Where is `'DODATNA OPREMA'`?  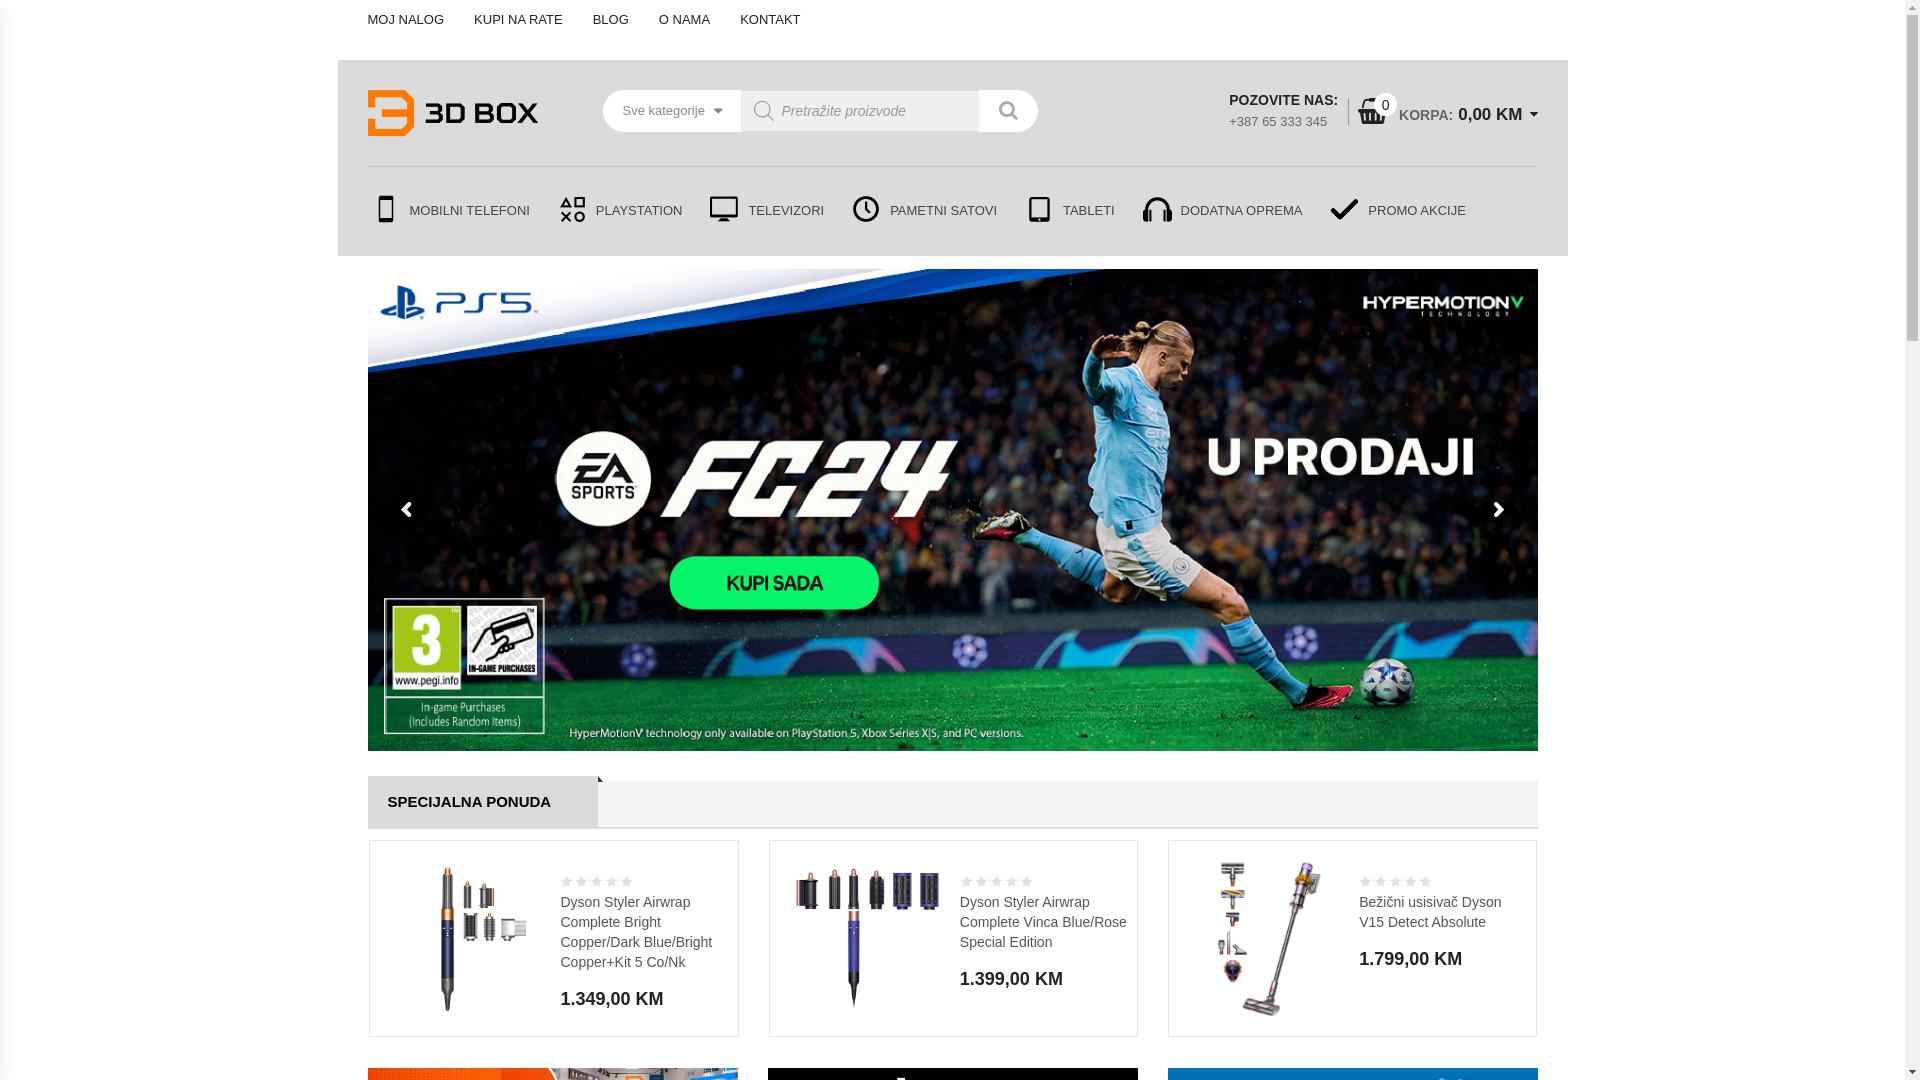
'DODATNA OPREMA' is located at coordinates (1128, 211).